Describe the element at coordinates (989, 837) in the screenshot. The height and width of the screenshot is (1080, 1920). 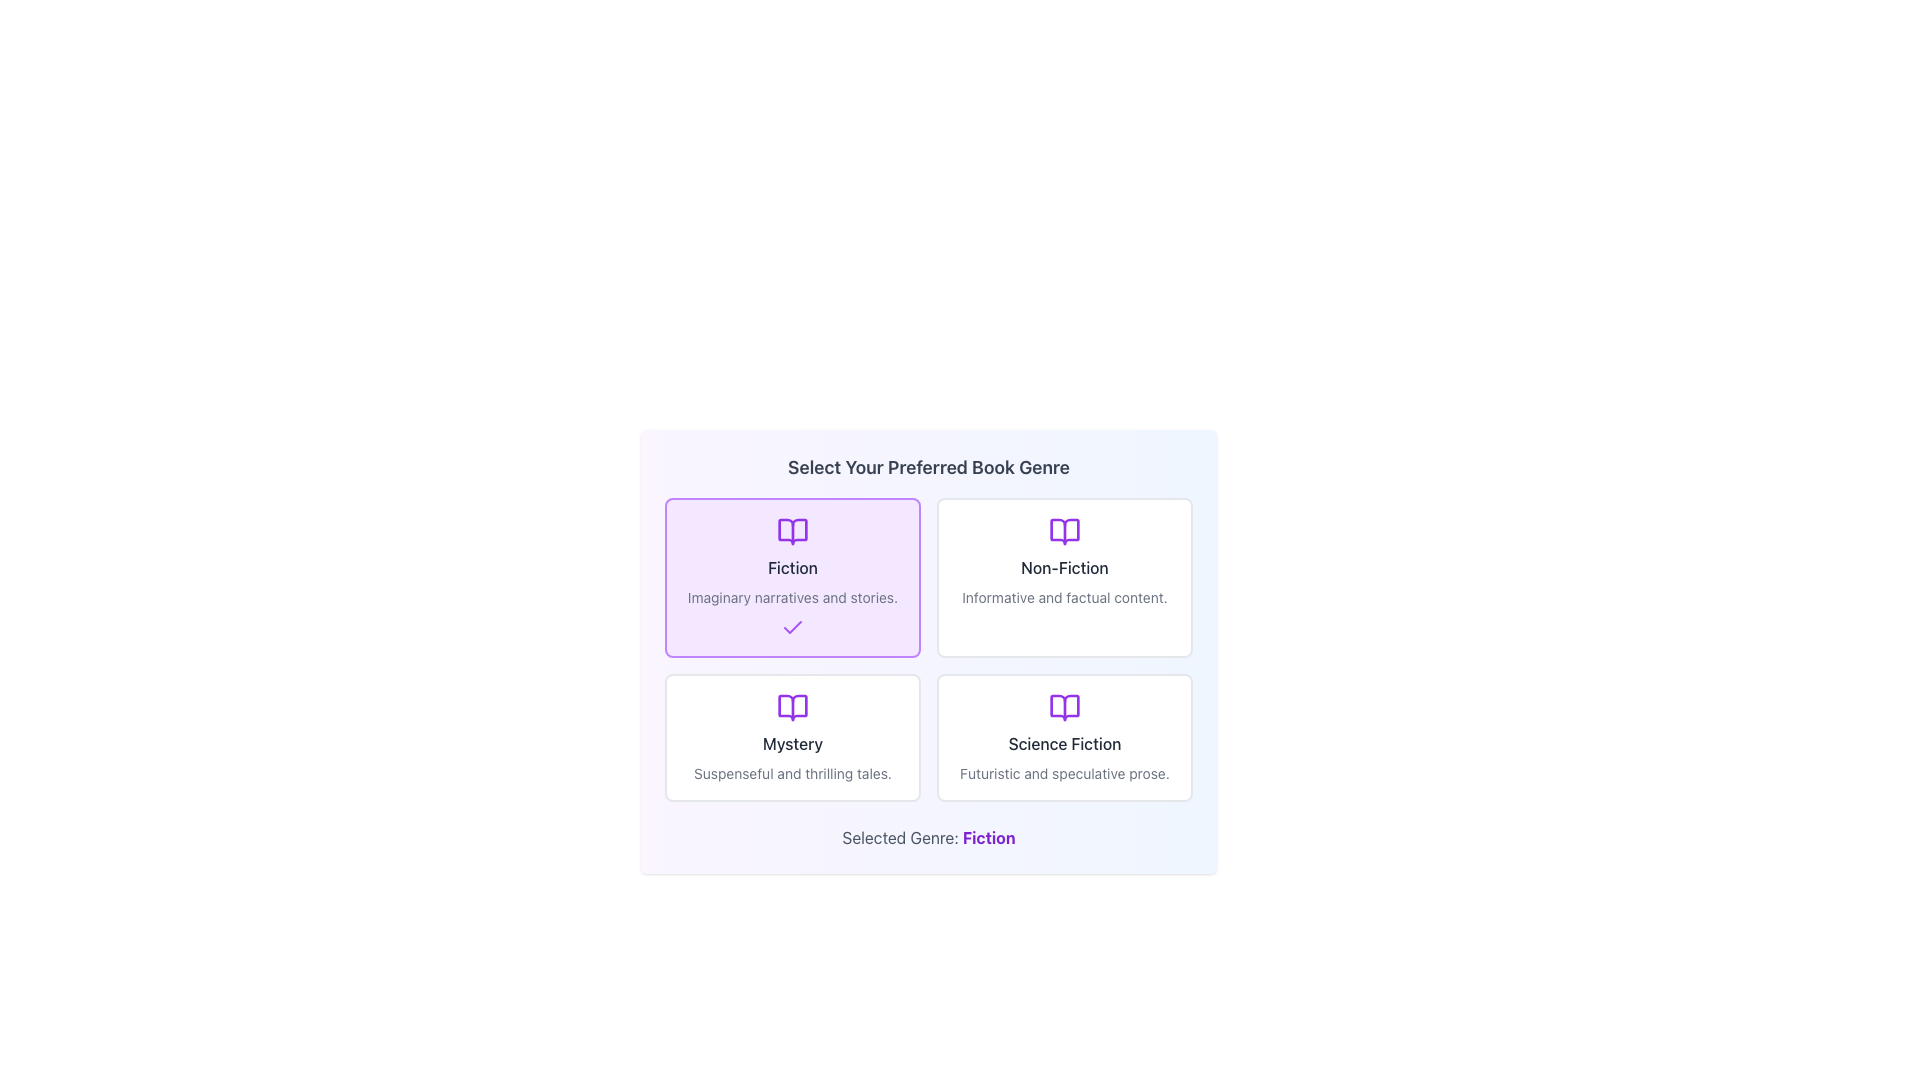
I see `text label displaying 'Fiction' in bold purple font, which is the last word in the phrase 'Selected Genre: Fiction'` at that location.